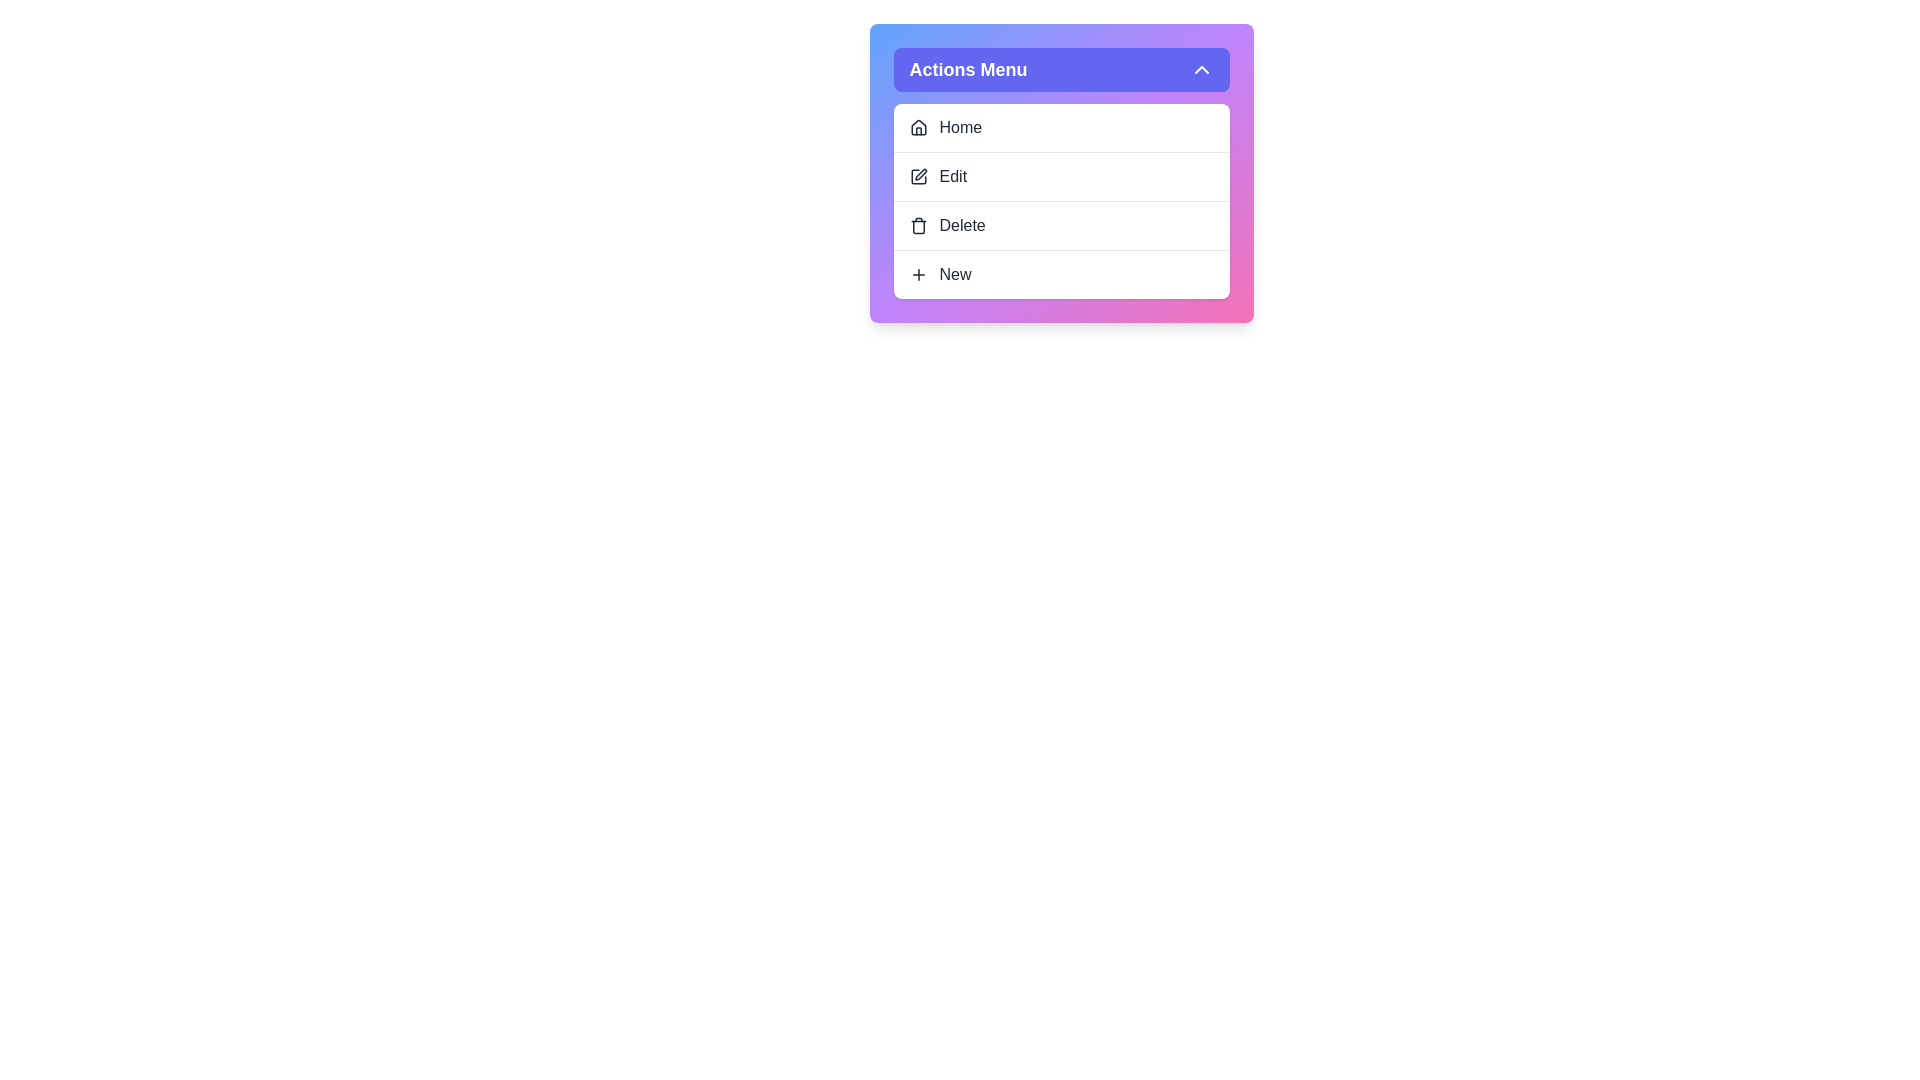 Image resolution: width=1920 pixels, height=1080 pixels. I want to click on the menu item Home from the dropdown menu, so click(1060, 127).